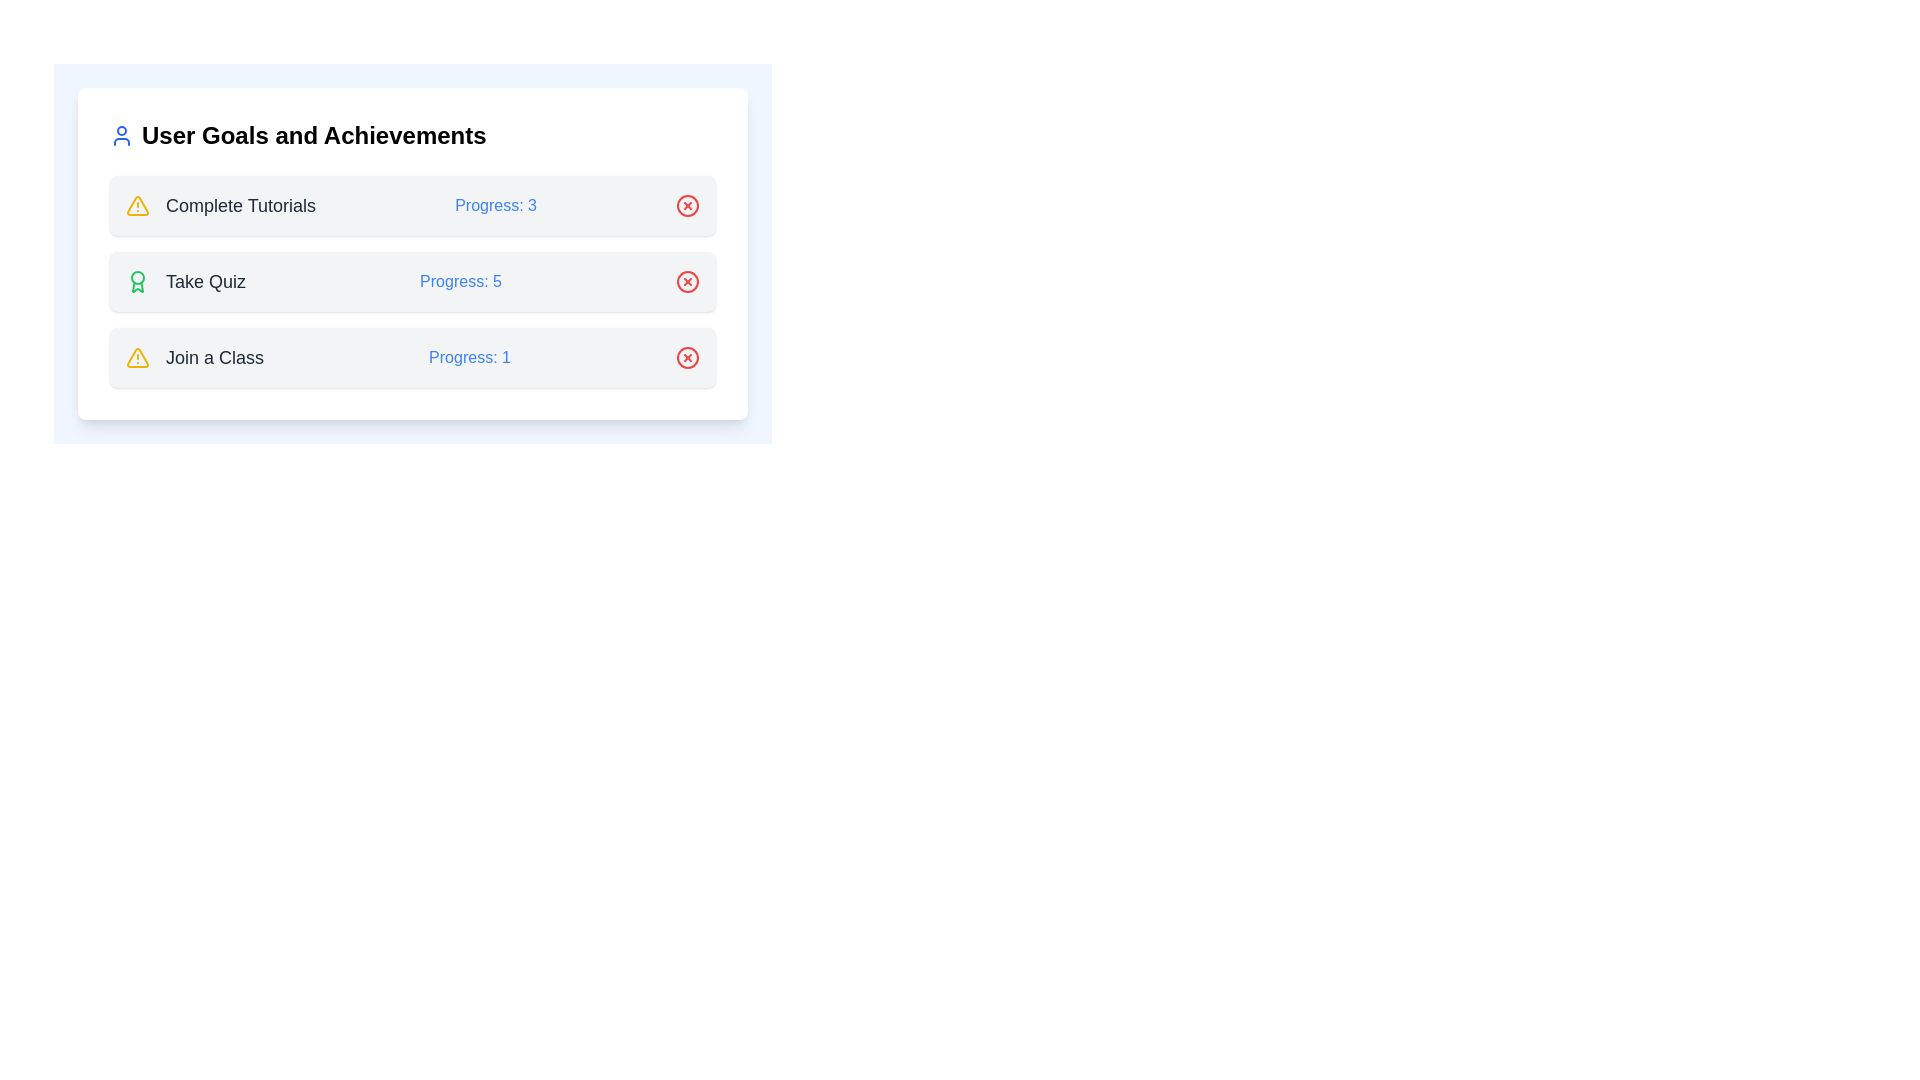  I want to click on the text label displaying 'Progress: 3', which is styled in blue and located to the right of 'Complete Tutorials', so click(496, 205).